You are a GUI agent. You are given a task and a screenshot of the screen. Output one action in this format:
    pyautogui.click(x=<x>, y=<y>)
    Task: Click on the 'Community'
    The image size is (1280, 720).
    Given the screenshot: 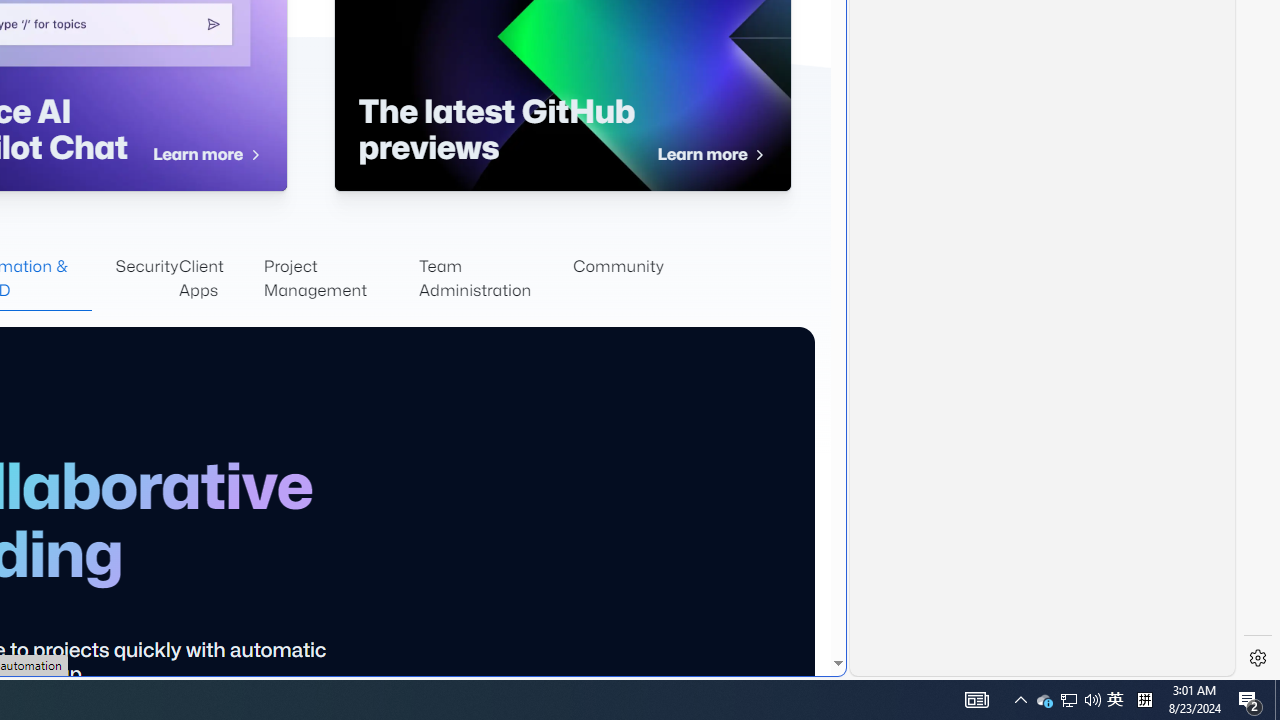 What is the action you would take?
    pyautogui.click(x=617, y=279)
    